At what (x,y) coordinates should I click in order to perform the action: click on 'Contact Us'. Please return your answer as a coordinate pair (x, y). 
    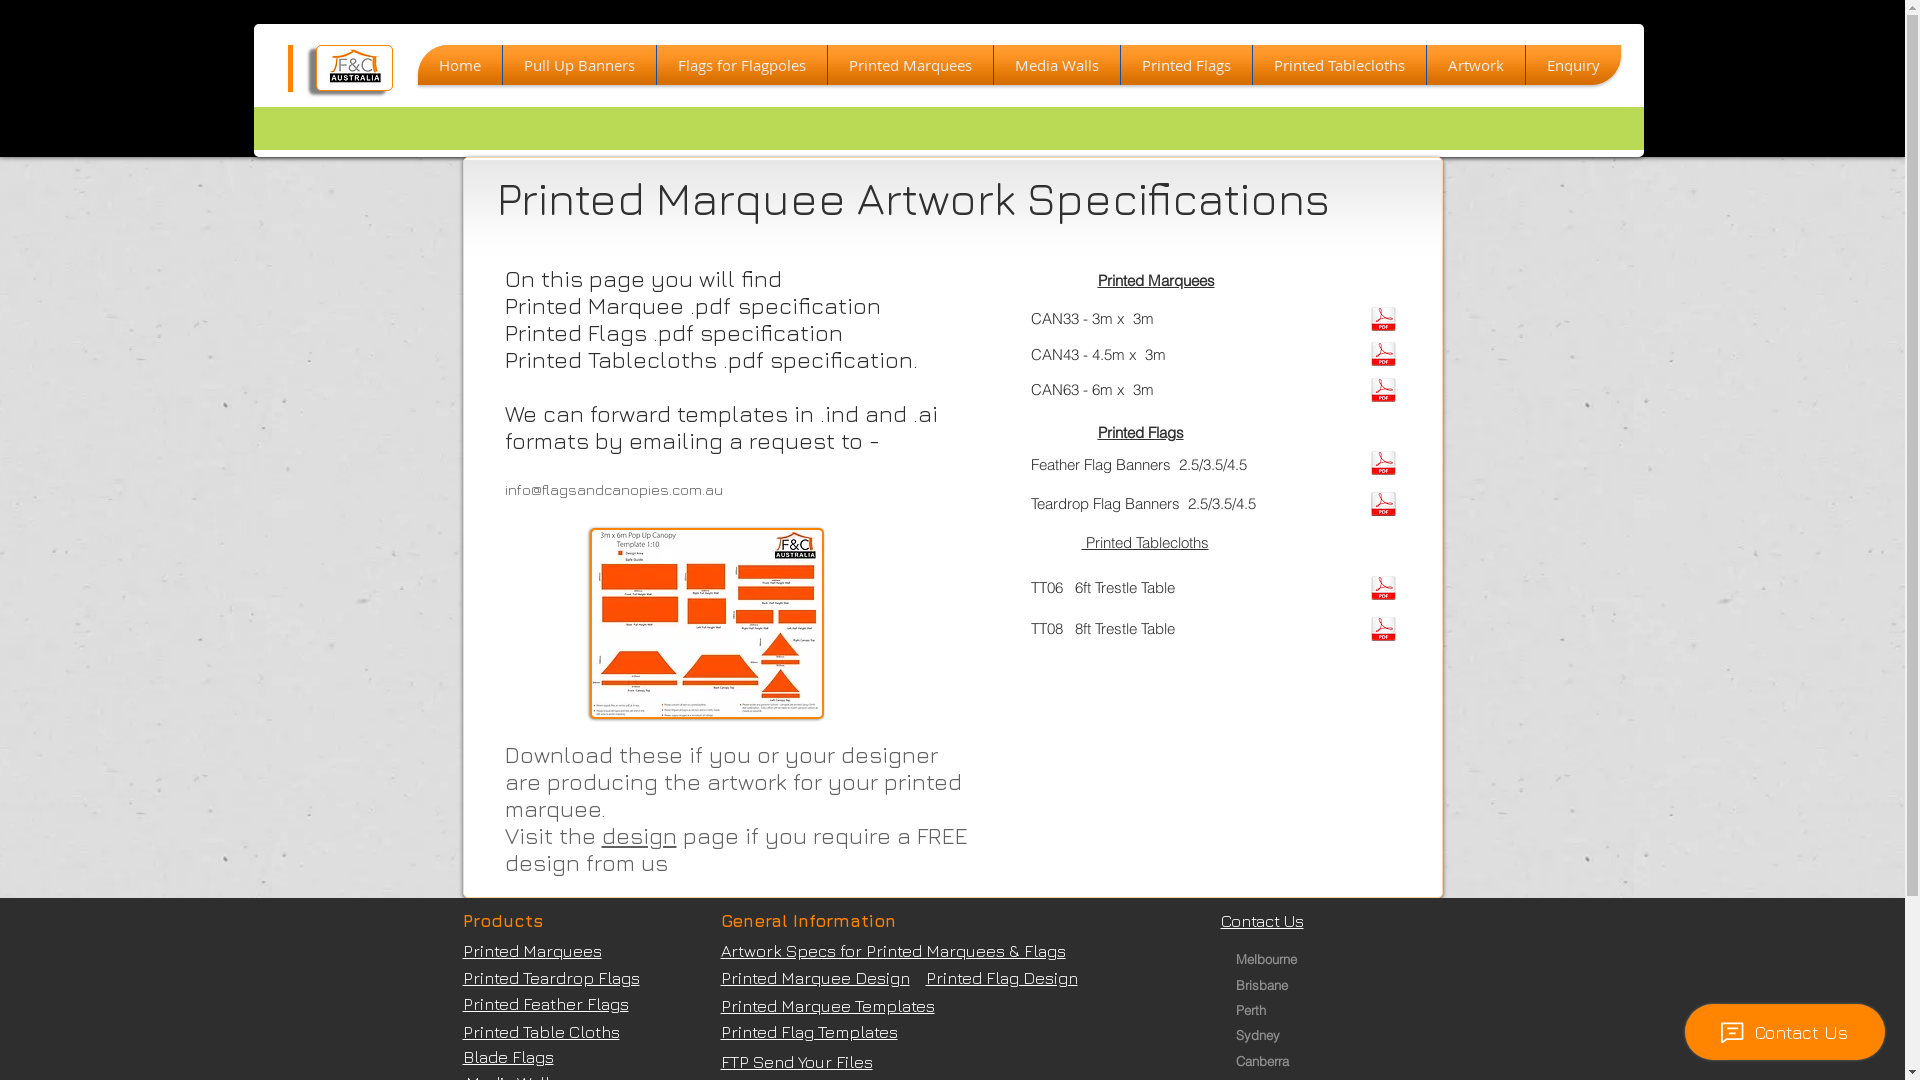
    Looking at the image, I should click on (1218, 921).